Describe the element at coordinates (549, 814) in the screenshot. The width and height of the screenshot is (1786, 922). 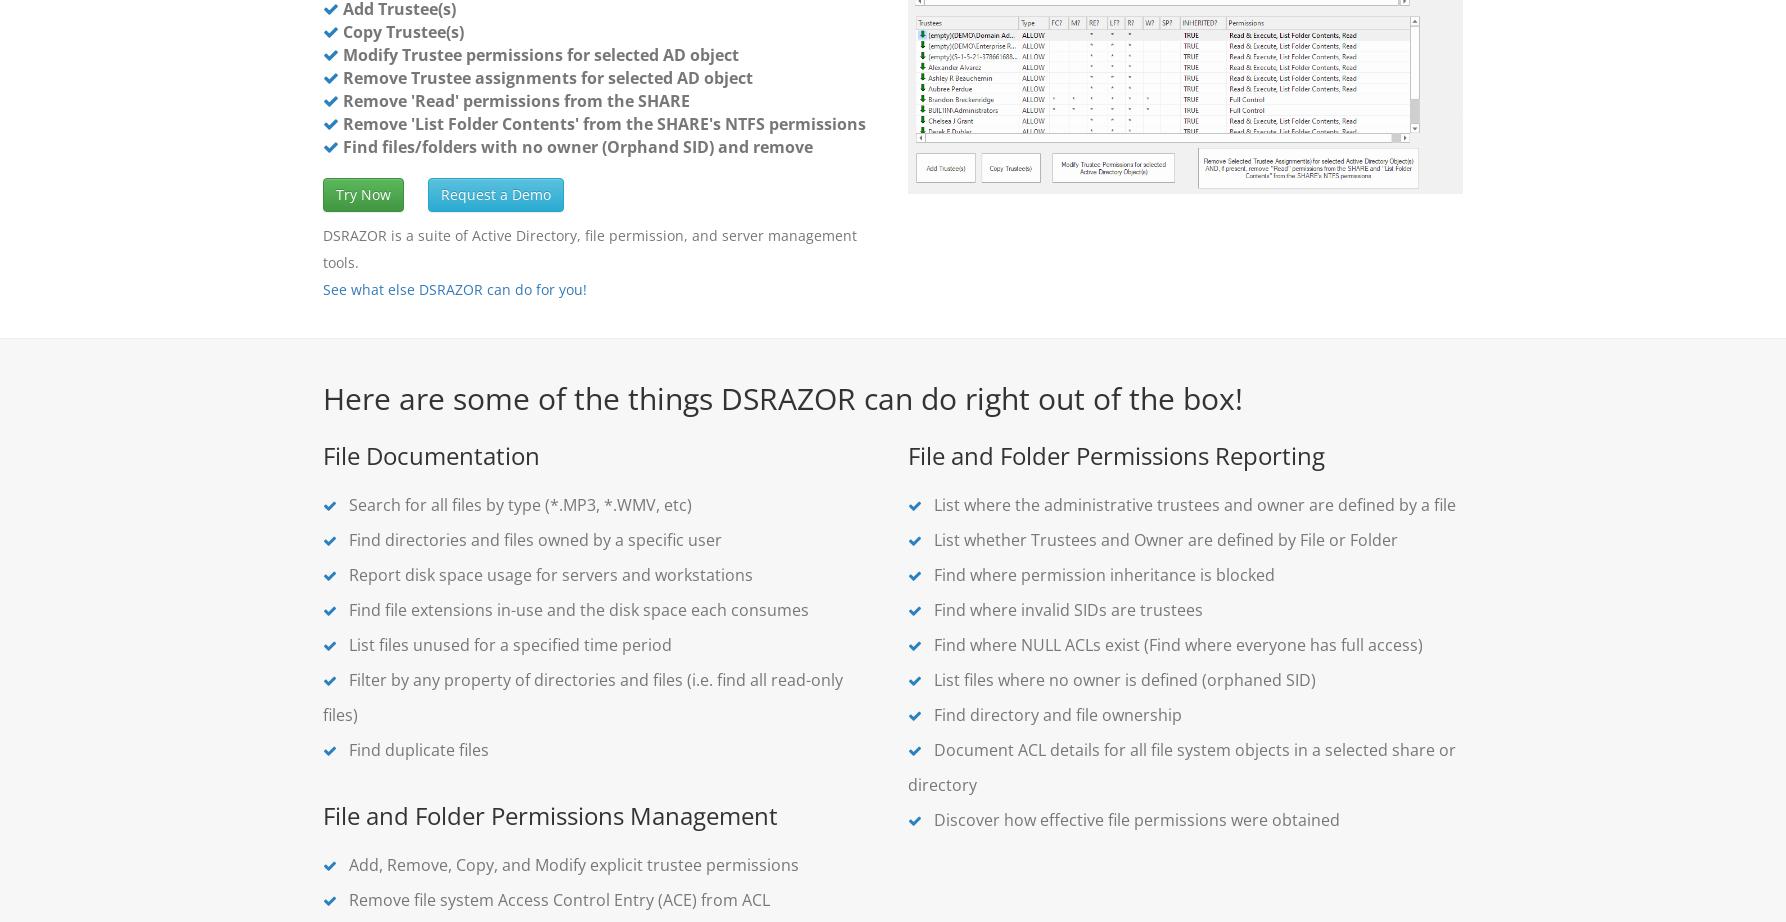
I see `'File and Folder Permissions Management'` at that location.